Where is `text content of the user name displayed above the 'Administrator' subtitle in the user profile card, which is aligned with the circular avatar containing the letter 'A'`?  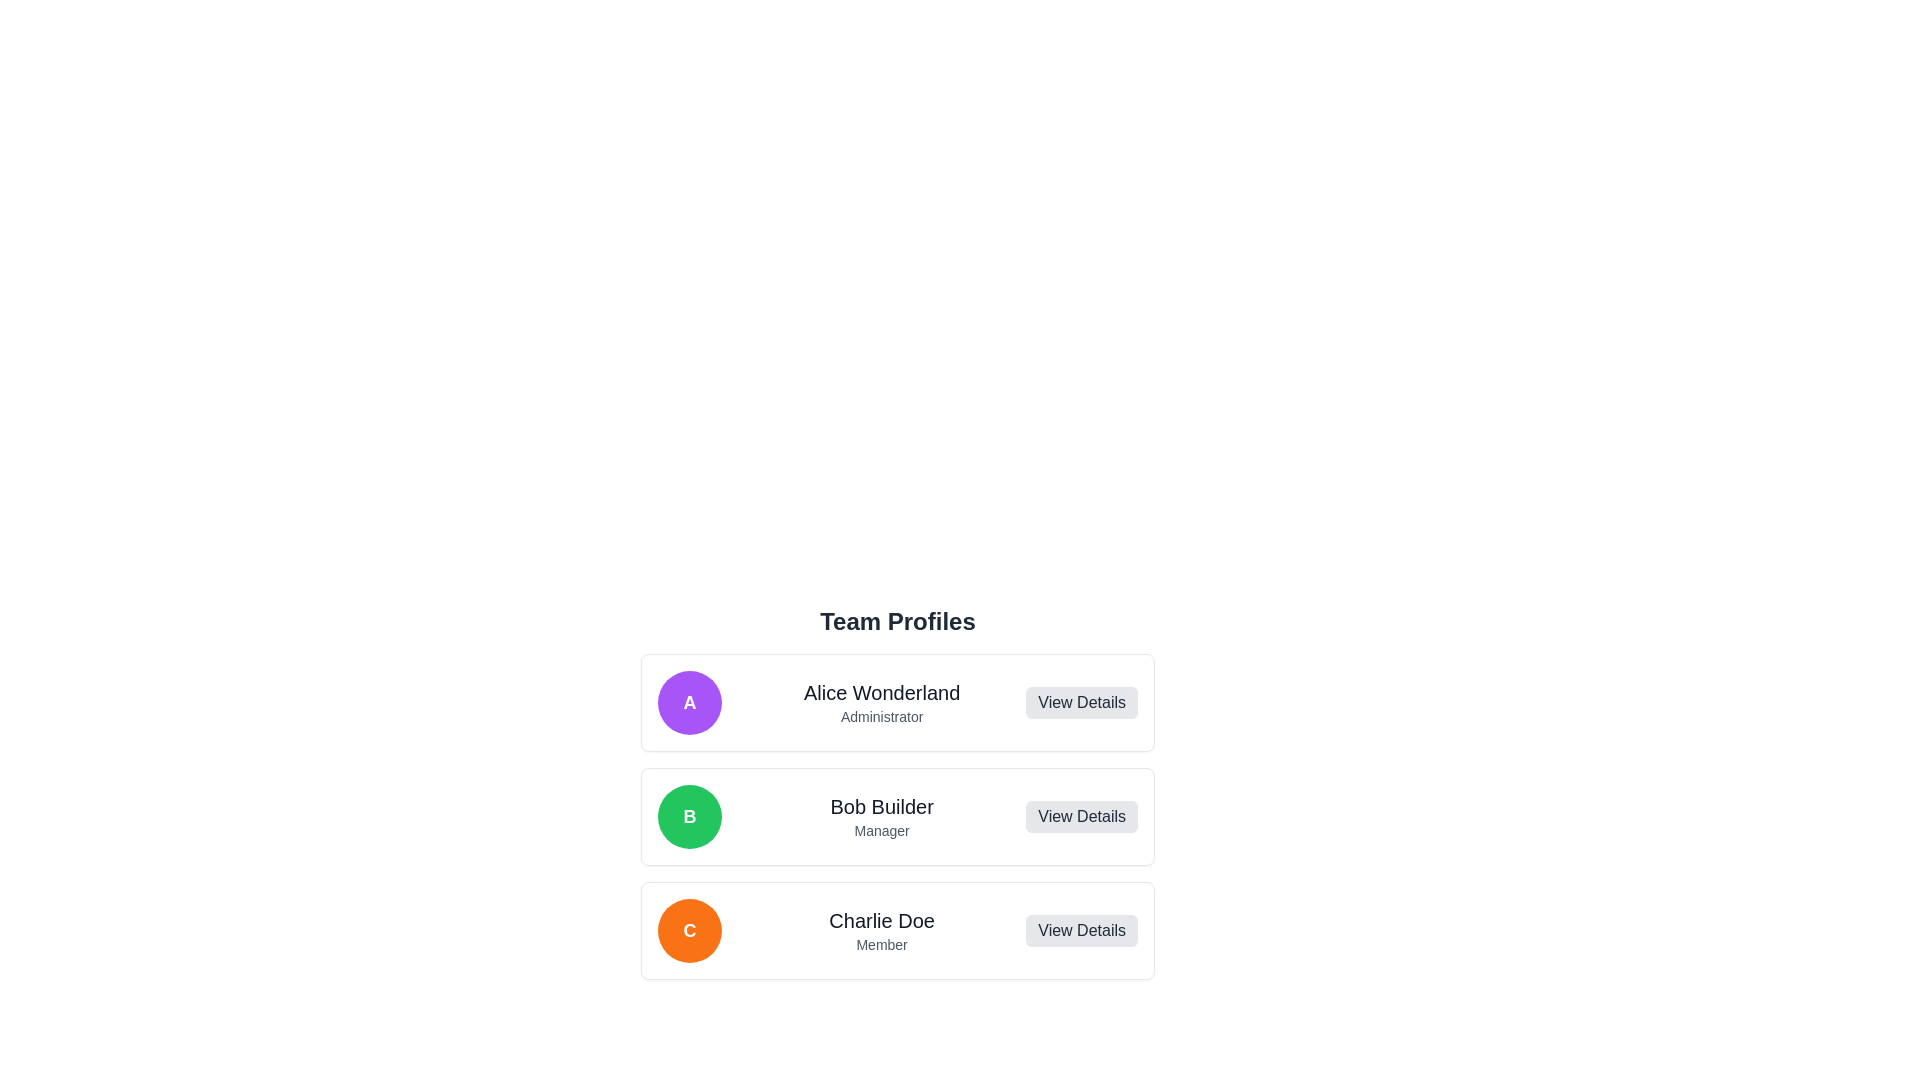 text content of the user name displayed above the 'Administrator' subtitle in the user profile card, which is aligned with the circular avatar containing the letter 'A' is located at coordinates (881, 692).